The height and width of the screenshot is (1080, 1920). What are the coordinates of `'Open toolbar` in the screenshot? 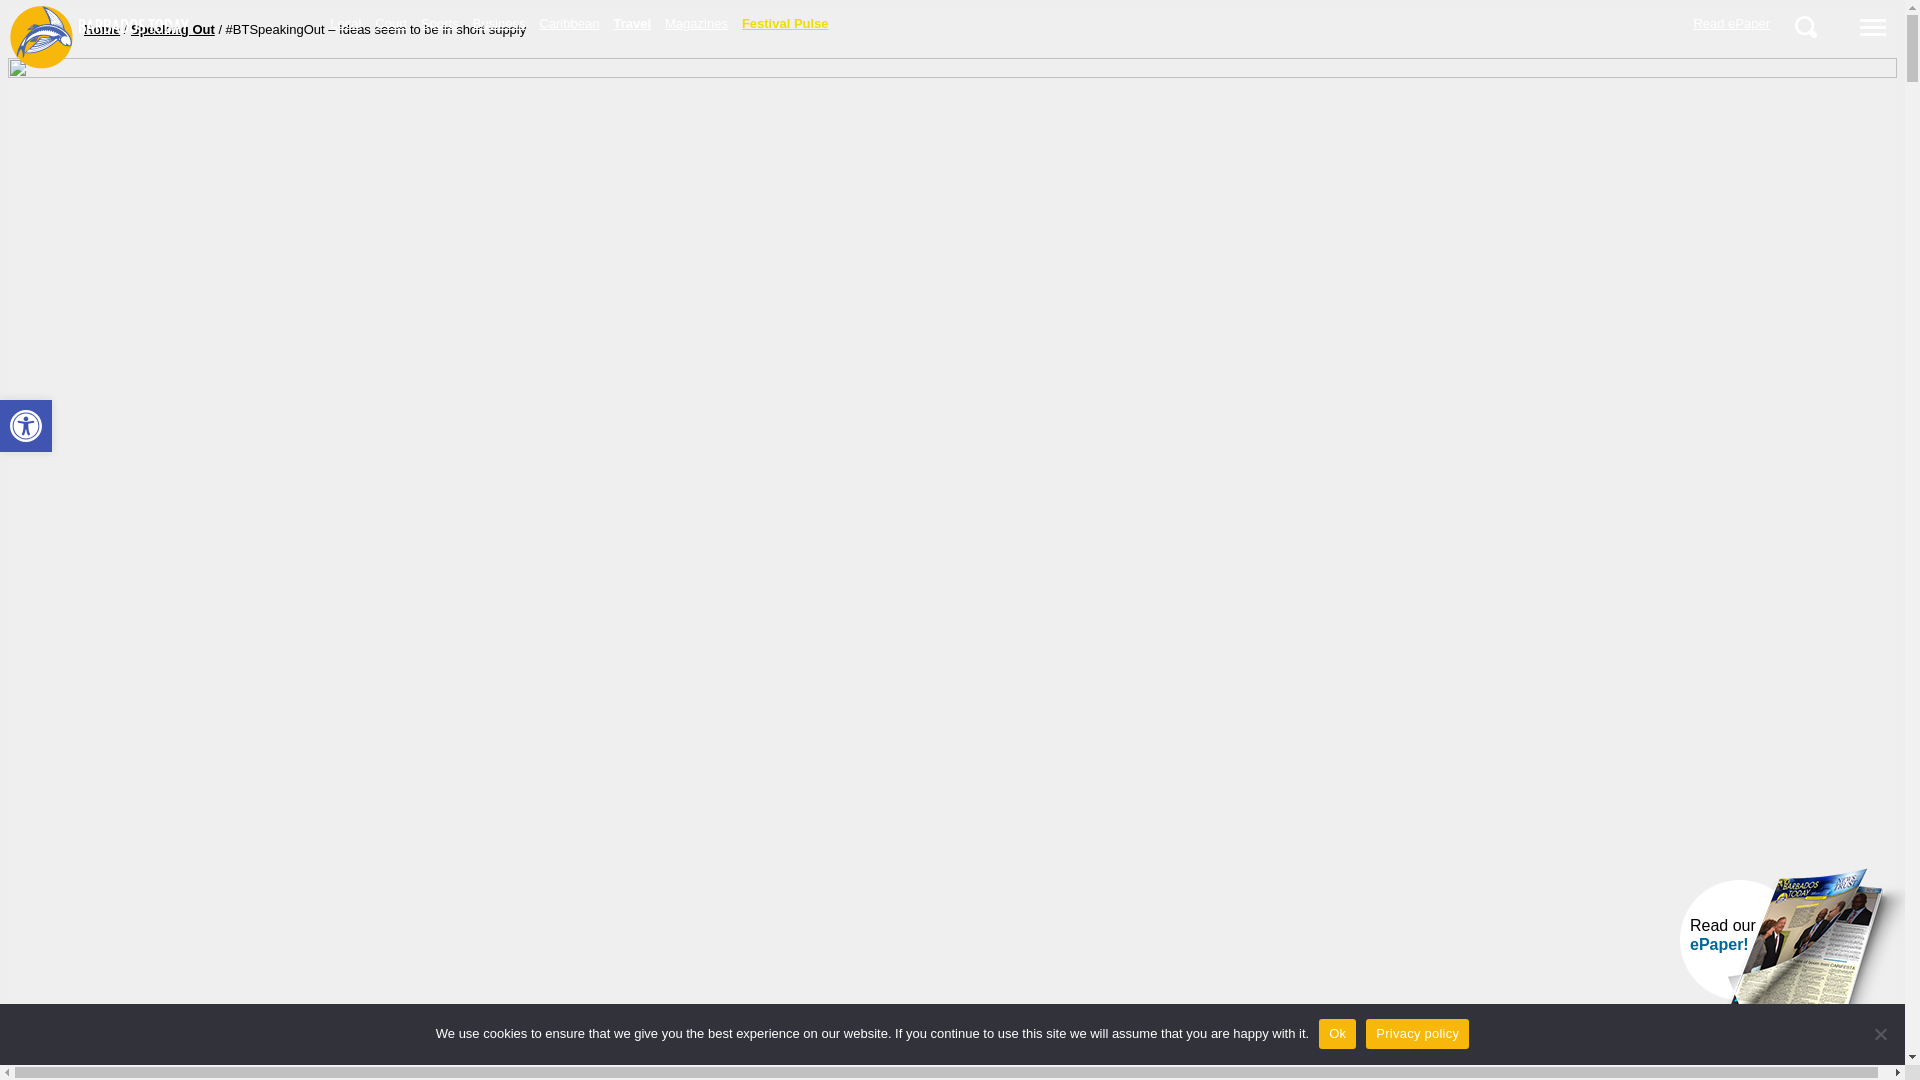 It's located at (25, 424).